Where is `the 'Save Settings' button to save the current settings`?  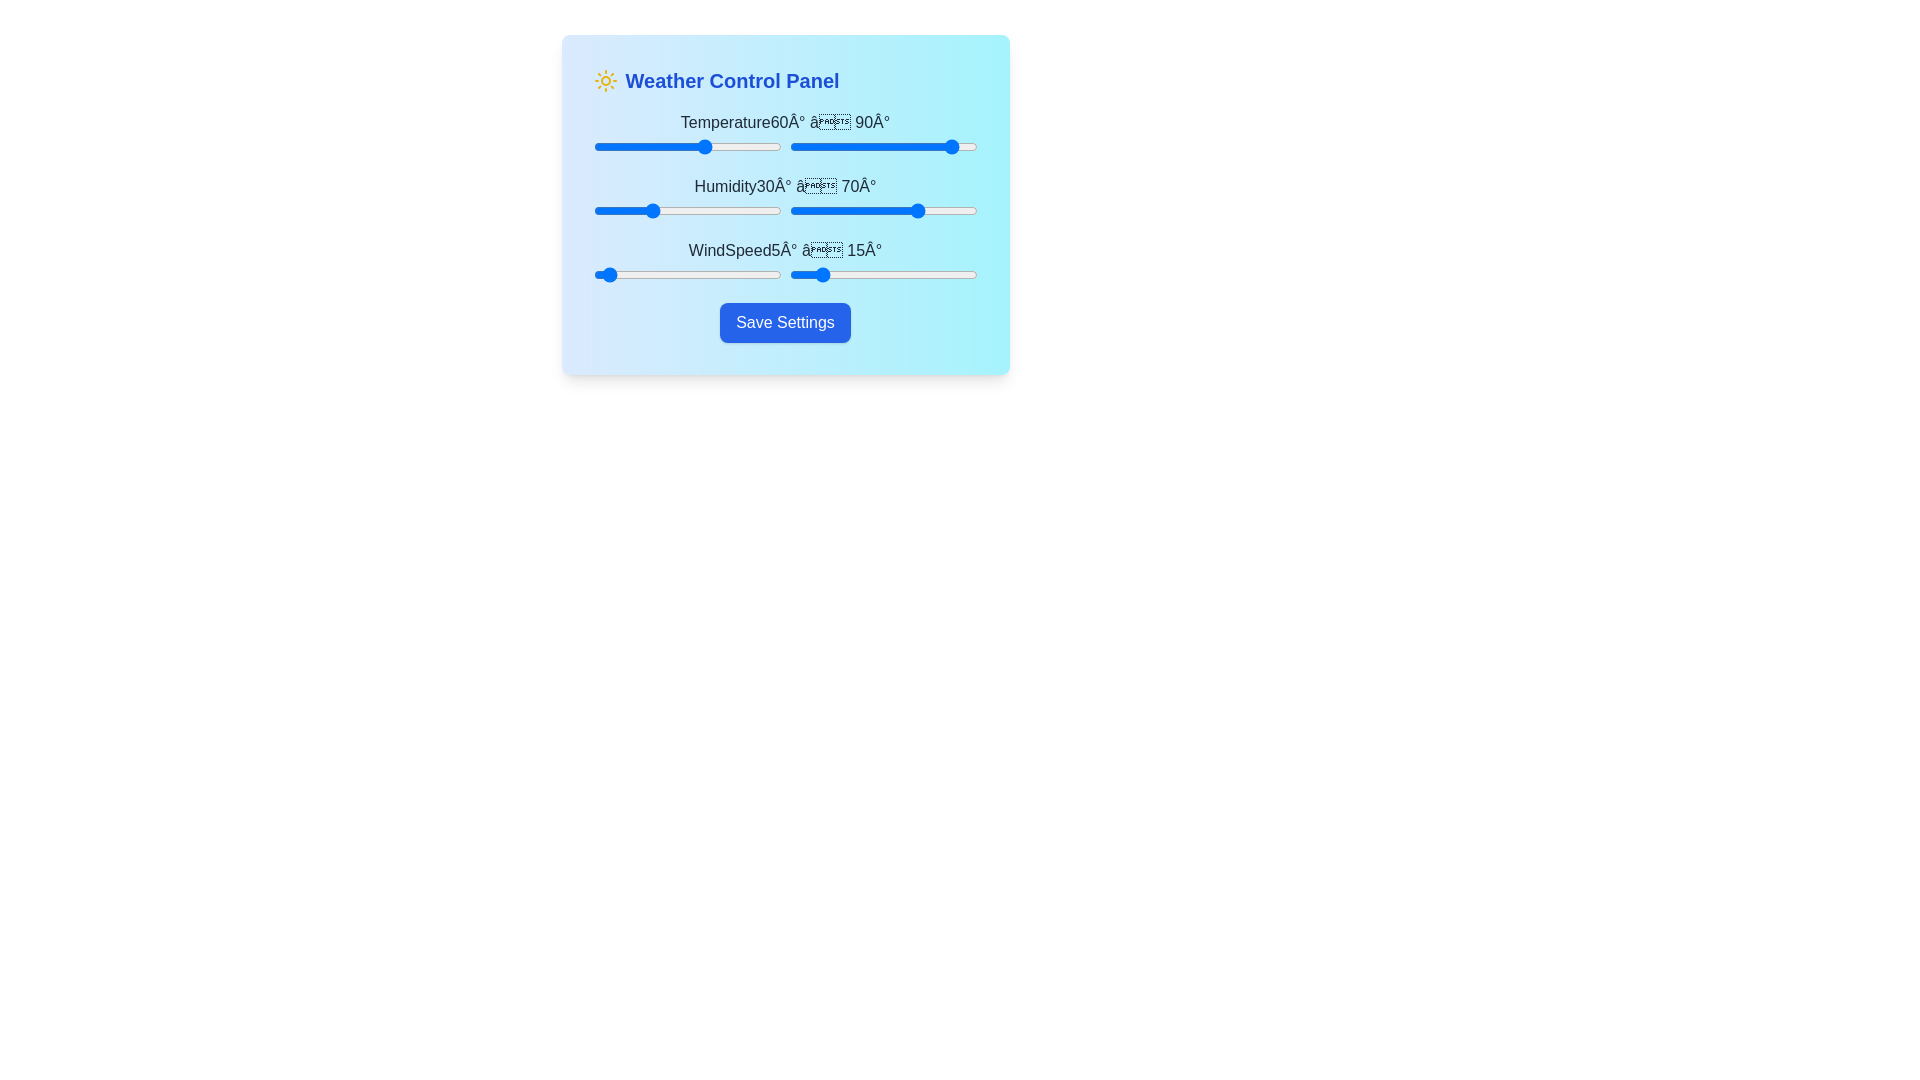 the 'Save Settings' button to save the current settings is located at coordinates (784, 322).